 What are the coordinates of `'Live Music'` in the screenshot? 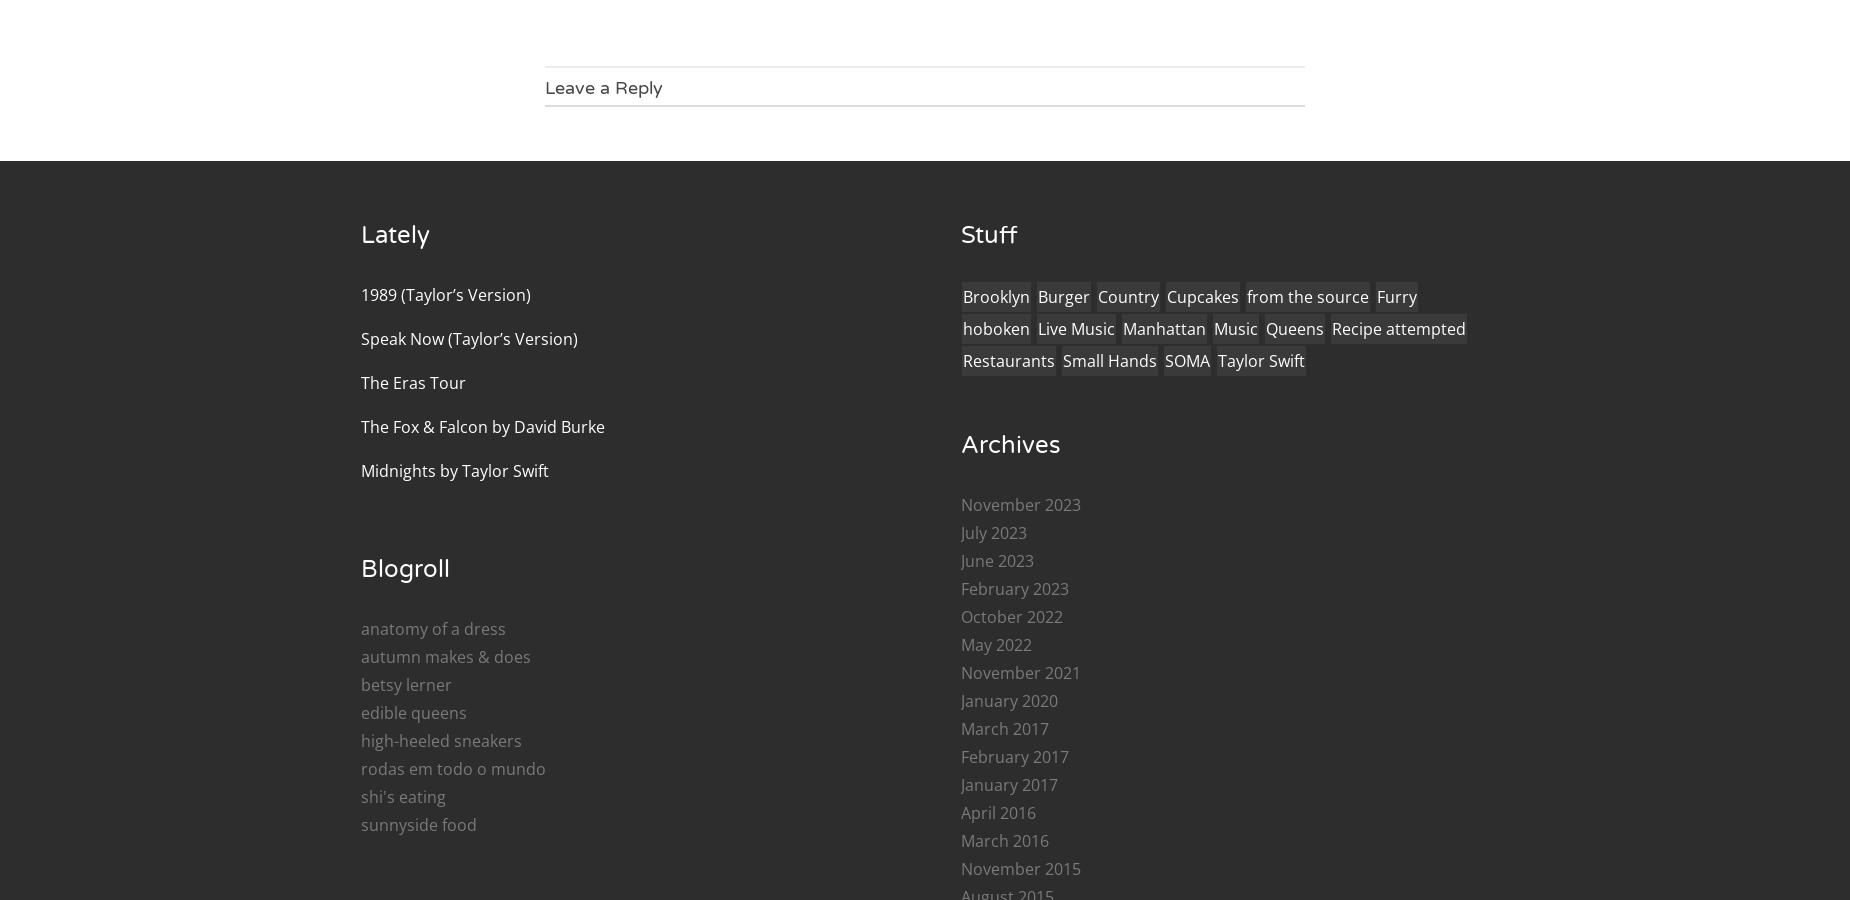 It's located at (1075, 326).